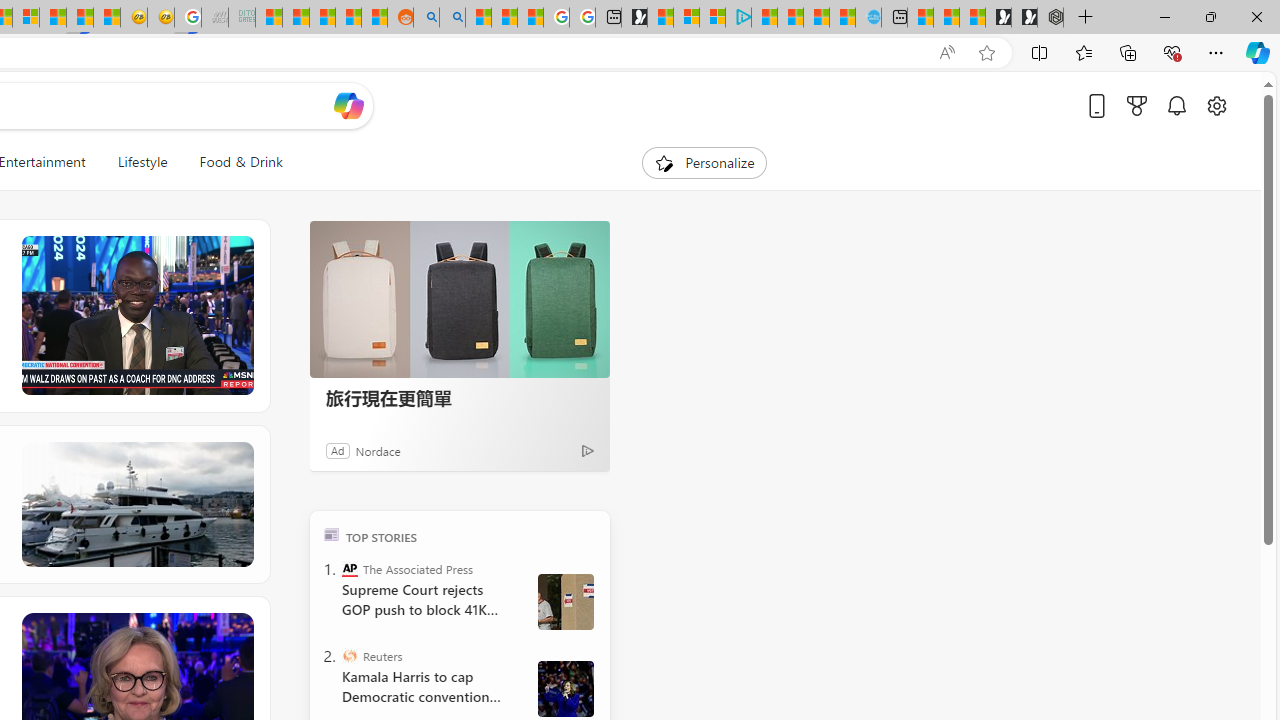  I want to click on 'Fix Boat Bliss', so click(135, 503).